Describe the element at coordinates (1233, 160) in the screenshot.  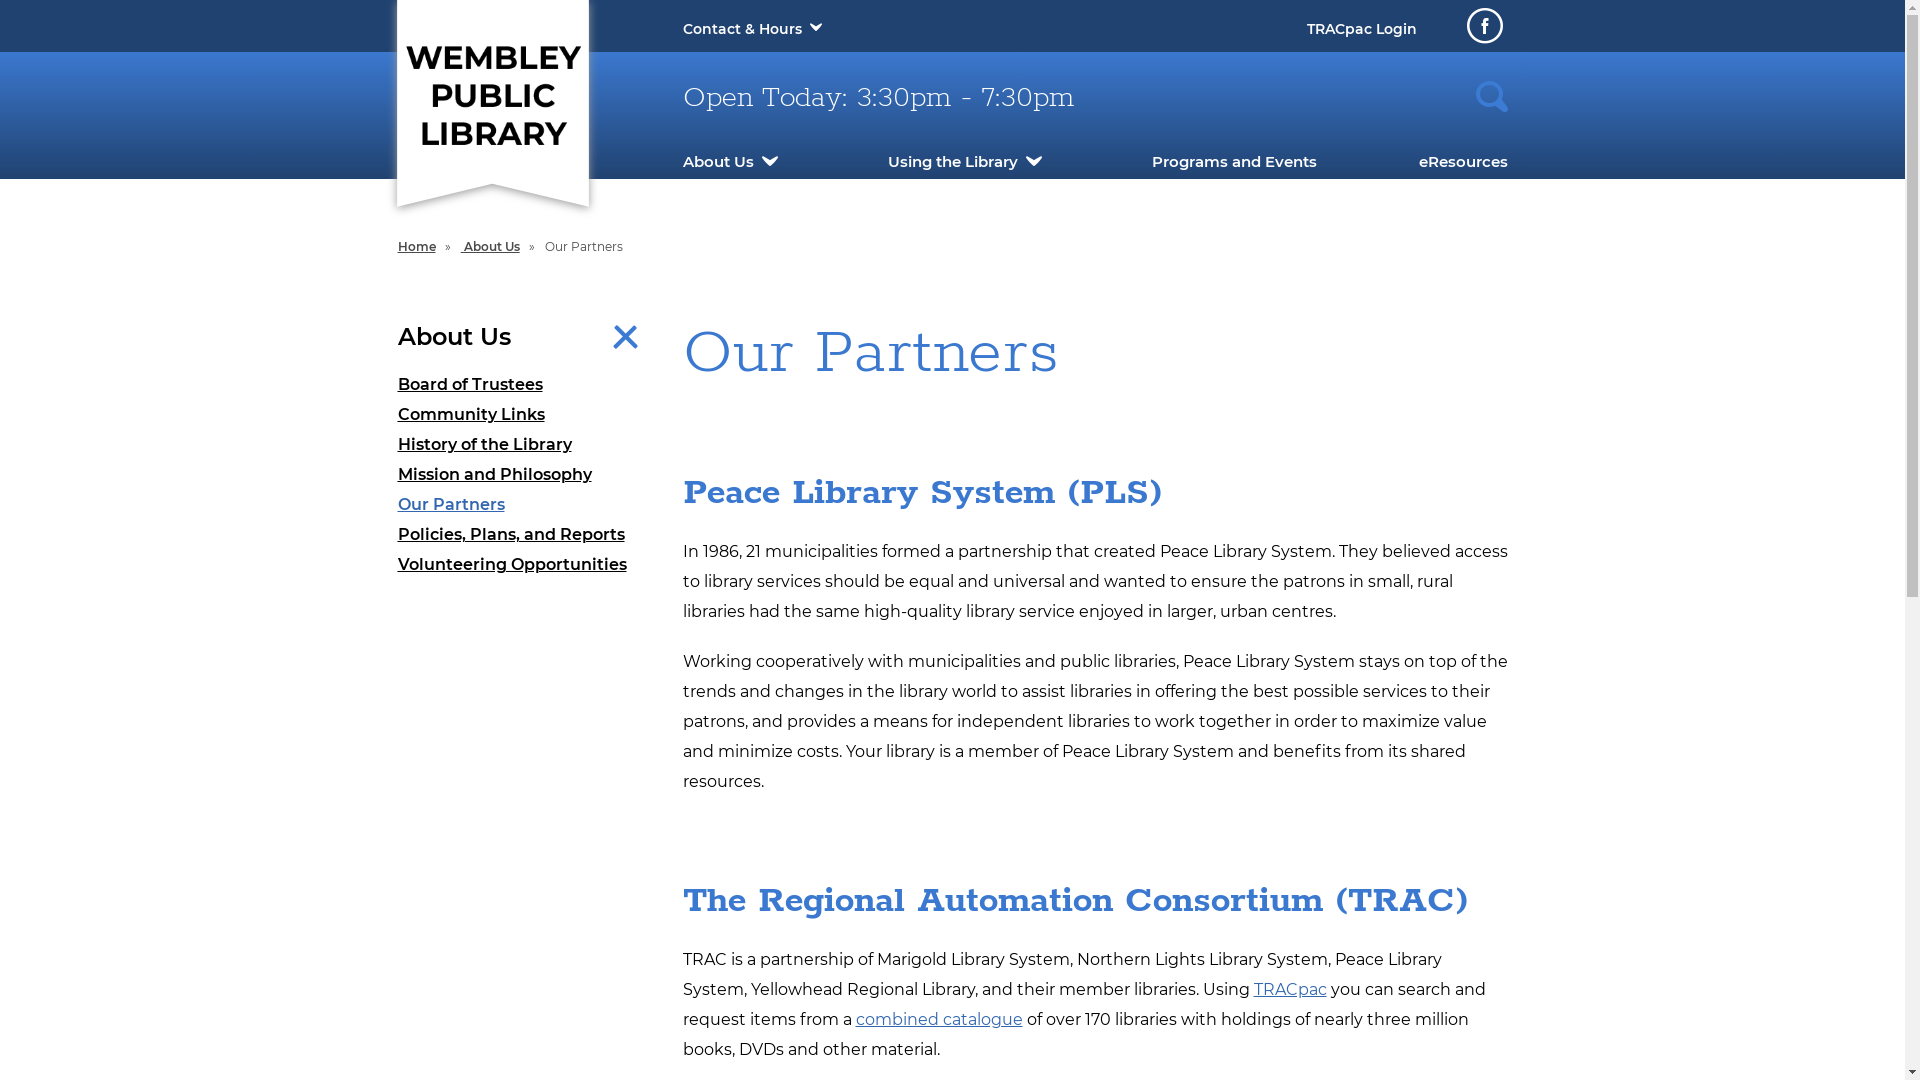
I see `'Programs and Events'` at that location.